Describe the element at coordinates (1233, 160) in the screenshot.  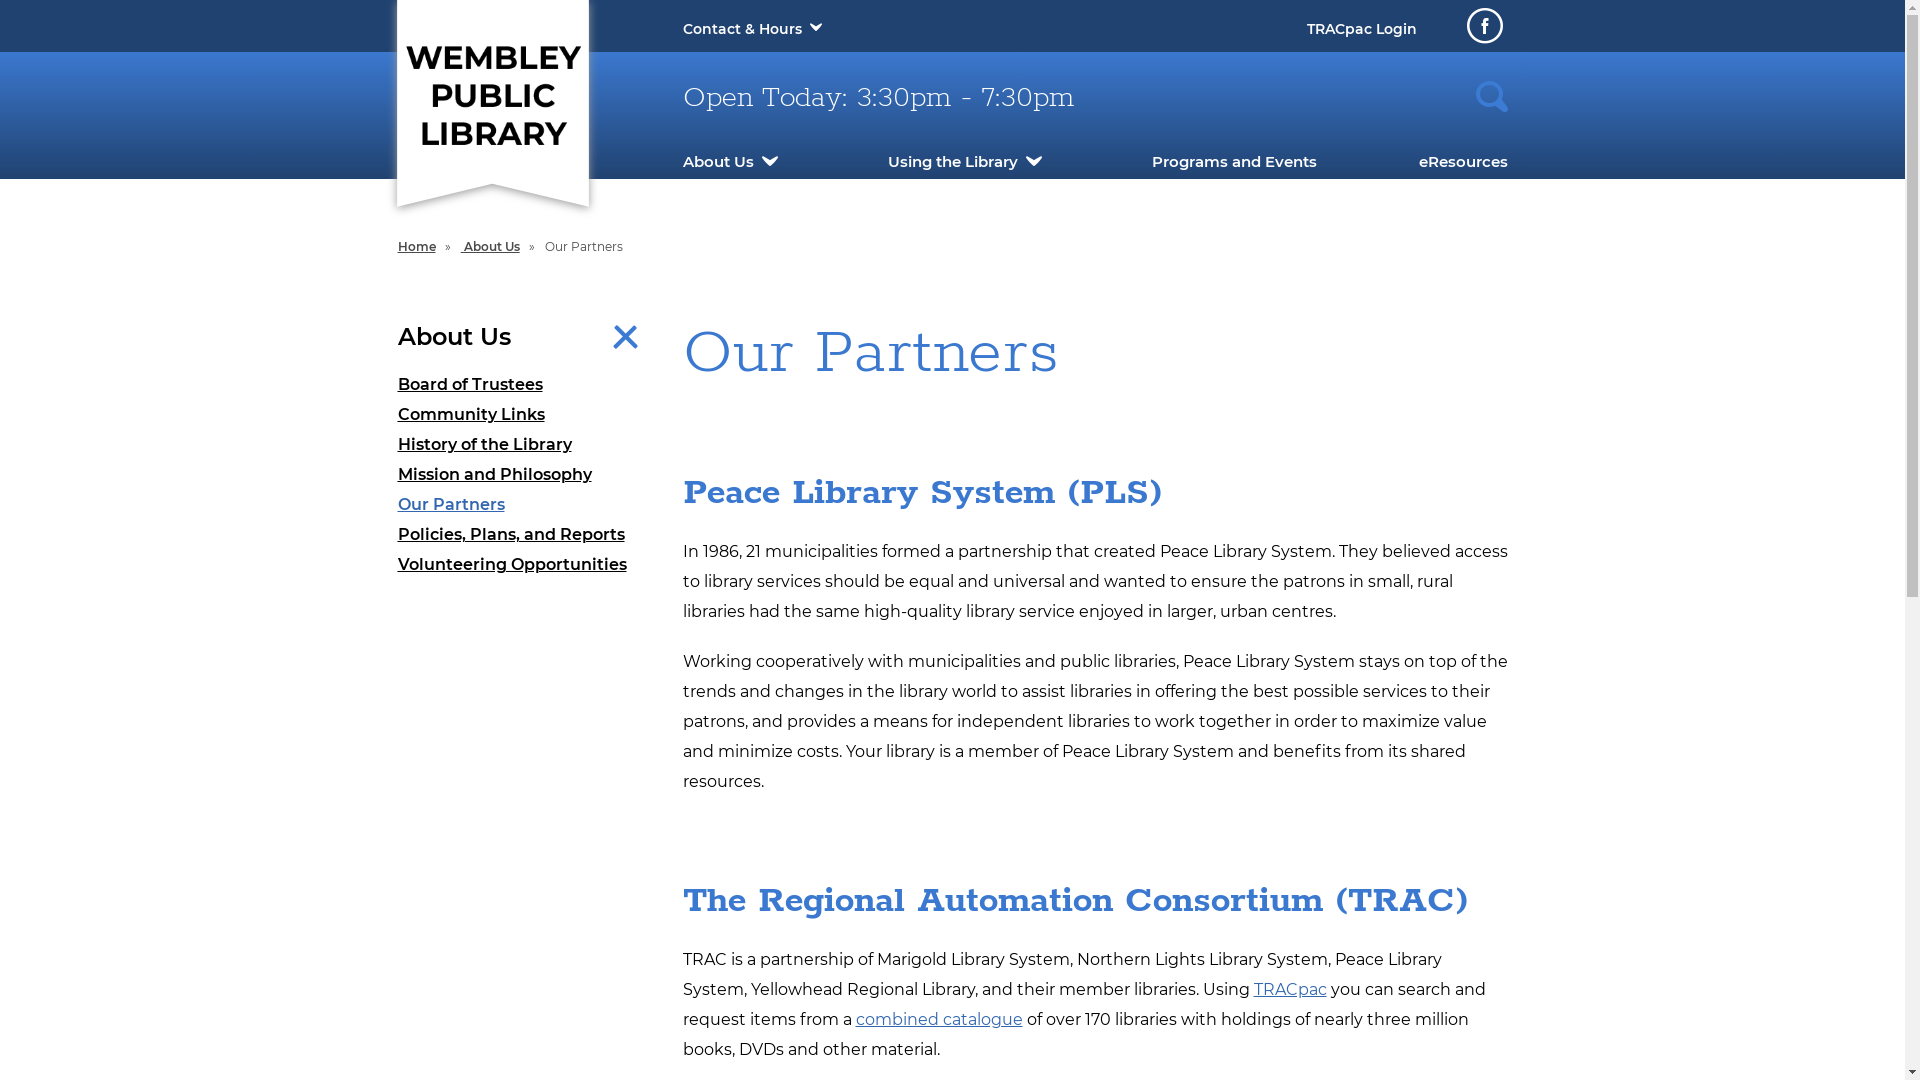
I see `'Programs and Events'` at that location.